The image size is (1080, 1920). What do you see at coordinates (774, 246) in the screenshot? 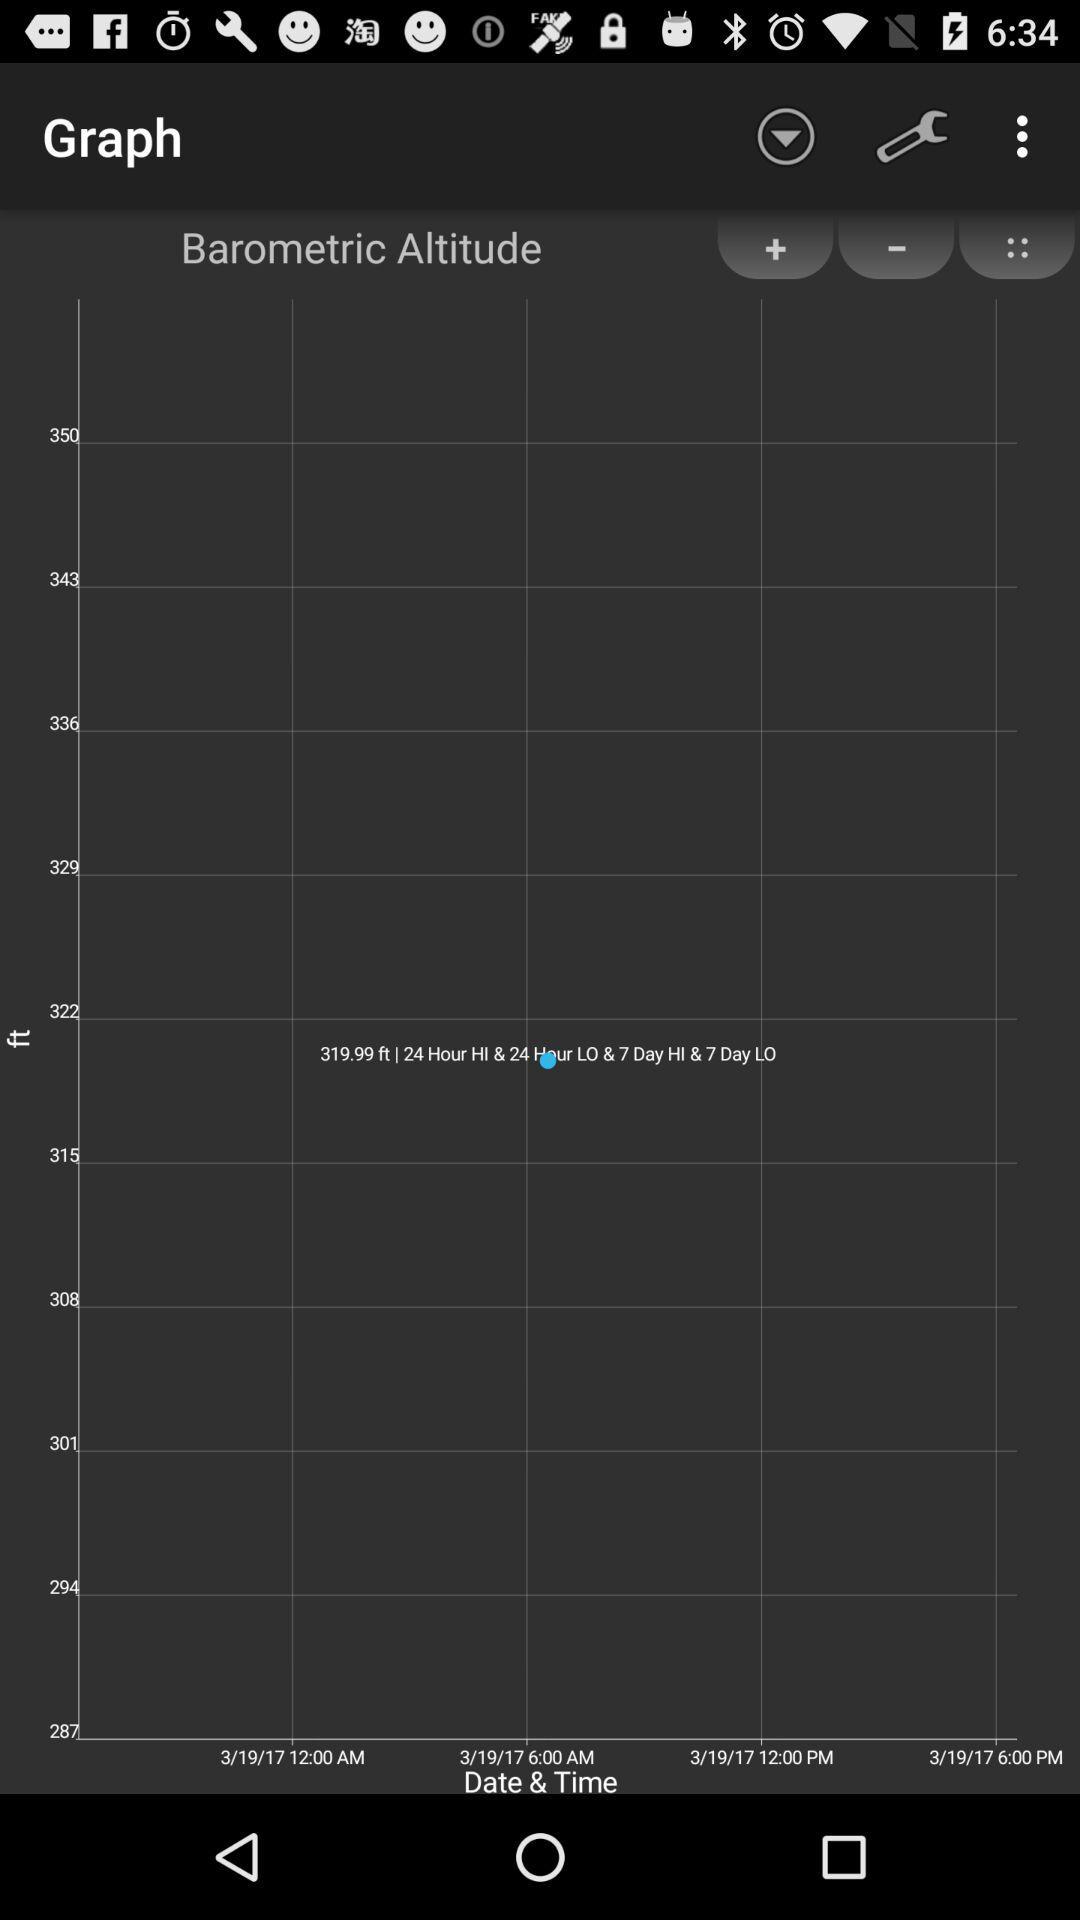
I see `the + icon` at bounding box center [774, 246].